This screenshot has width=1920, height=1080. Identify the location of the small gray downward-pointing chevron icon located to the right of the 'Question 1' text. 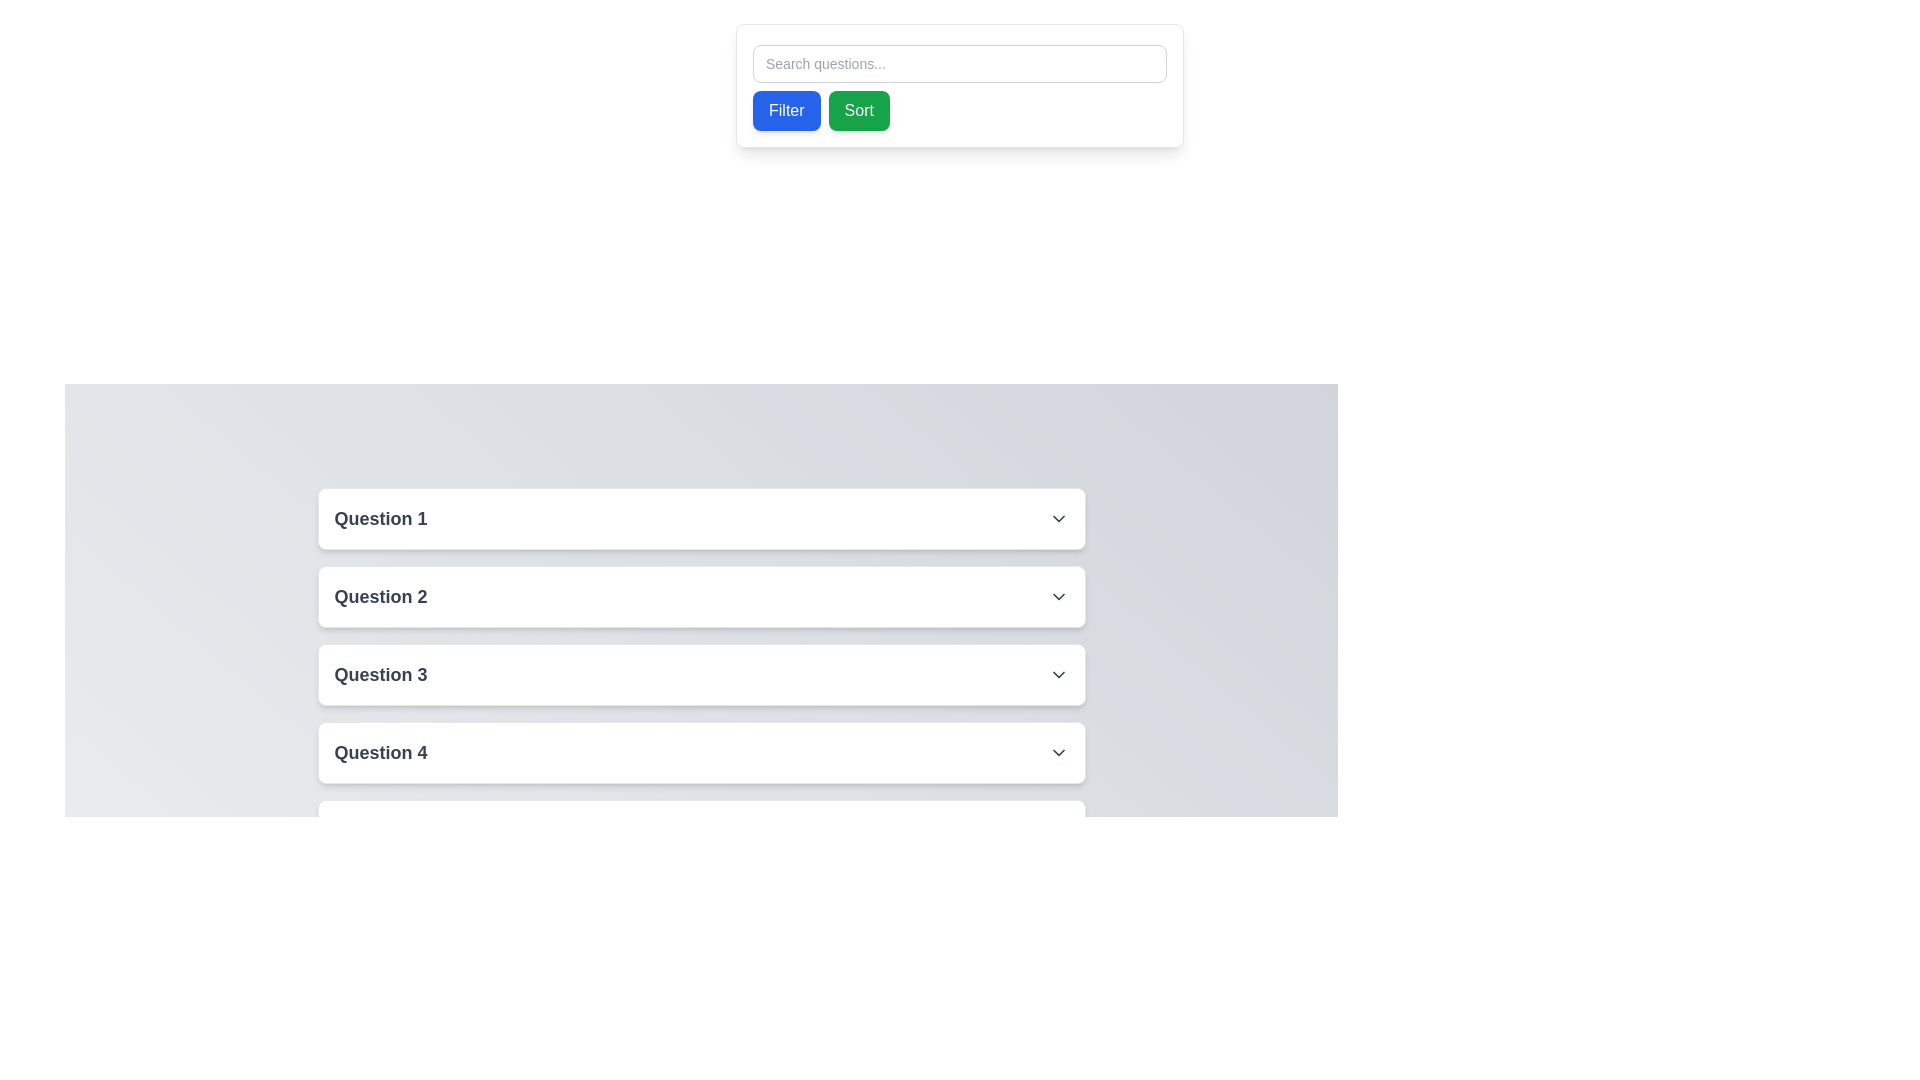
(1057, 518).